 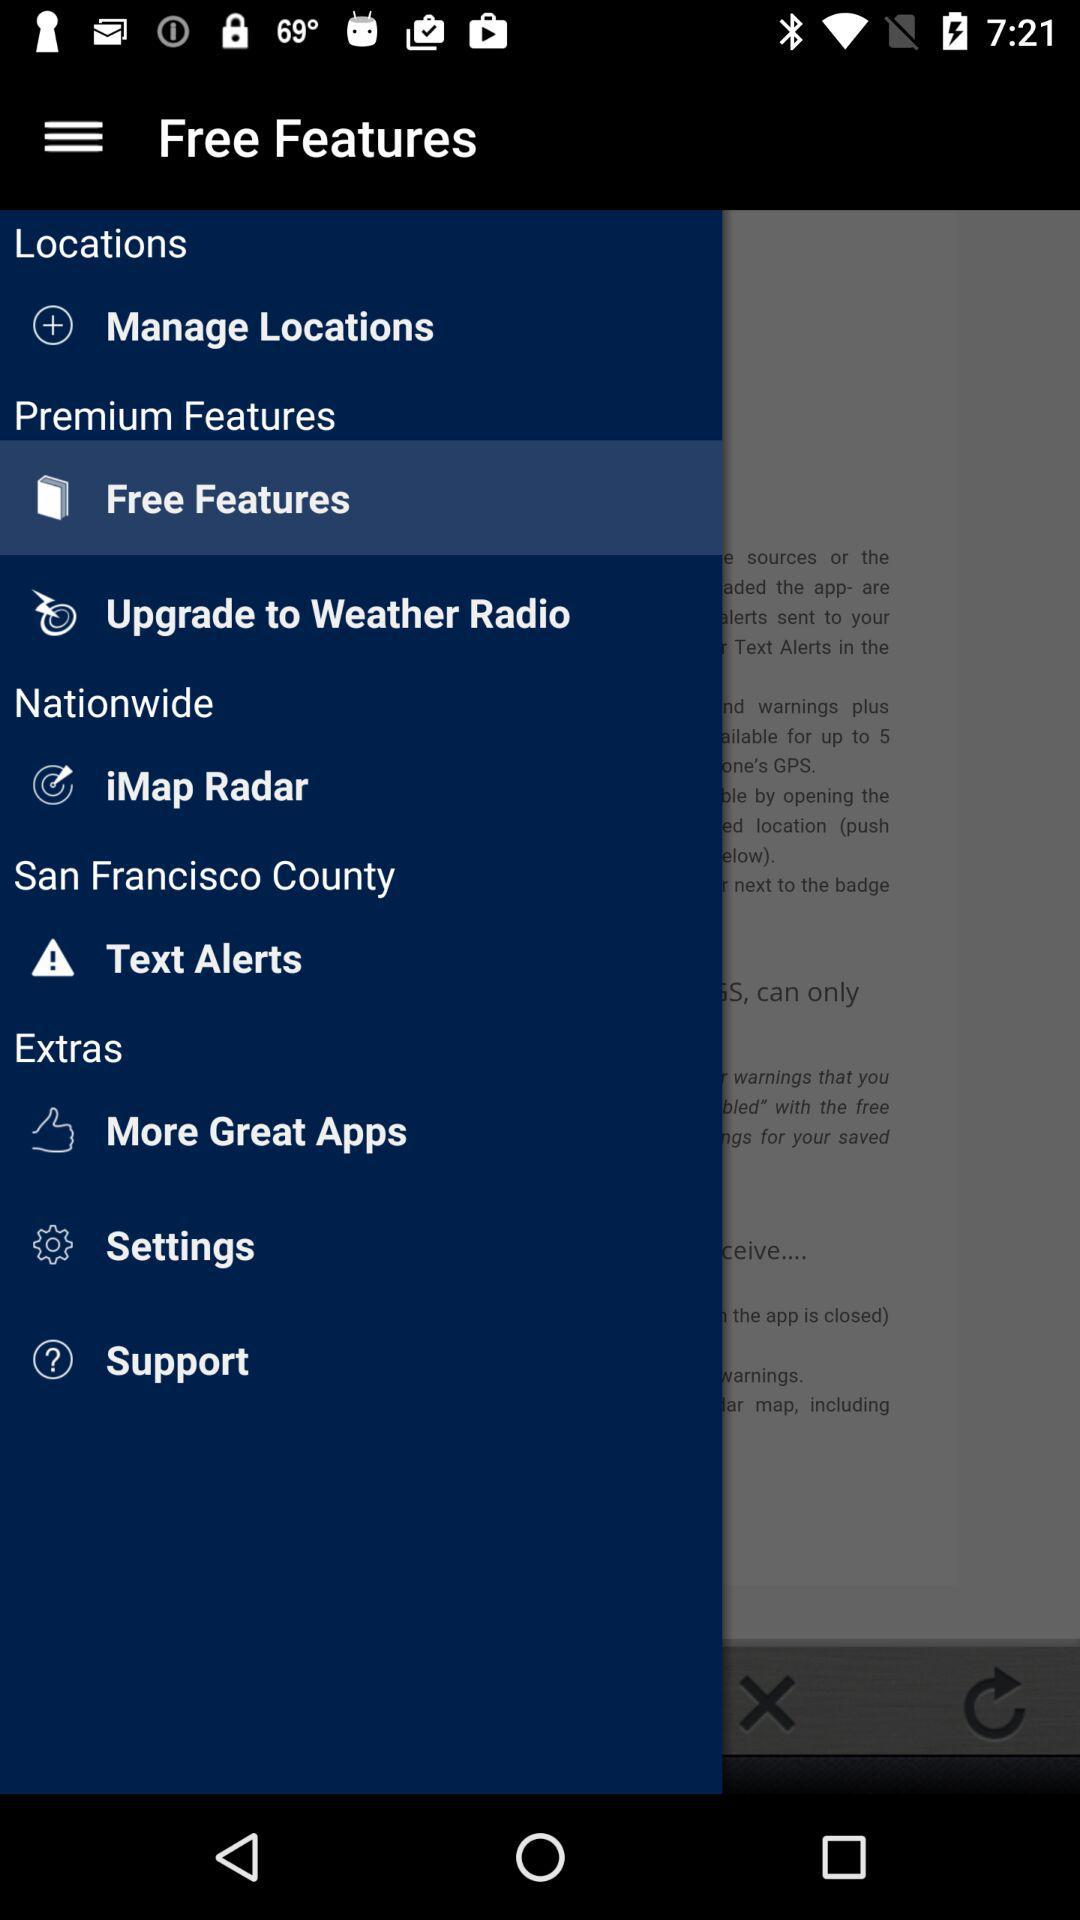 What do you see at coordinates (72, 135) in the screenshot?
I see `features` at bounding box center [72, 135].